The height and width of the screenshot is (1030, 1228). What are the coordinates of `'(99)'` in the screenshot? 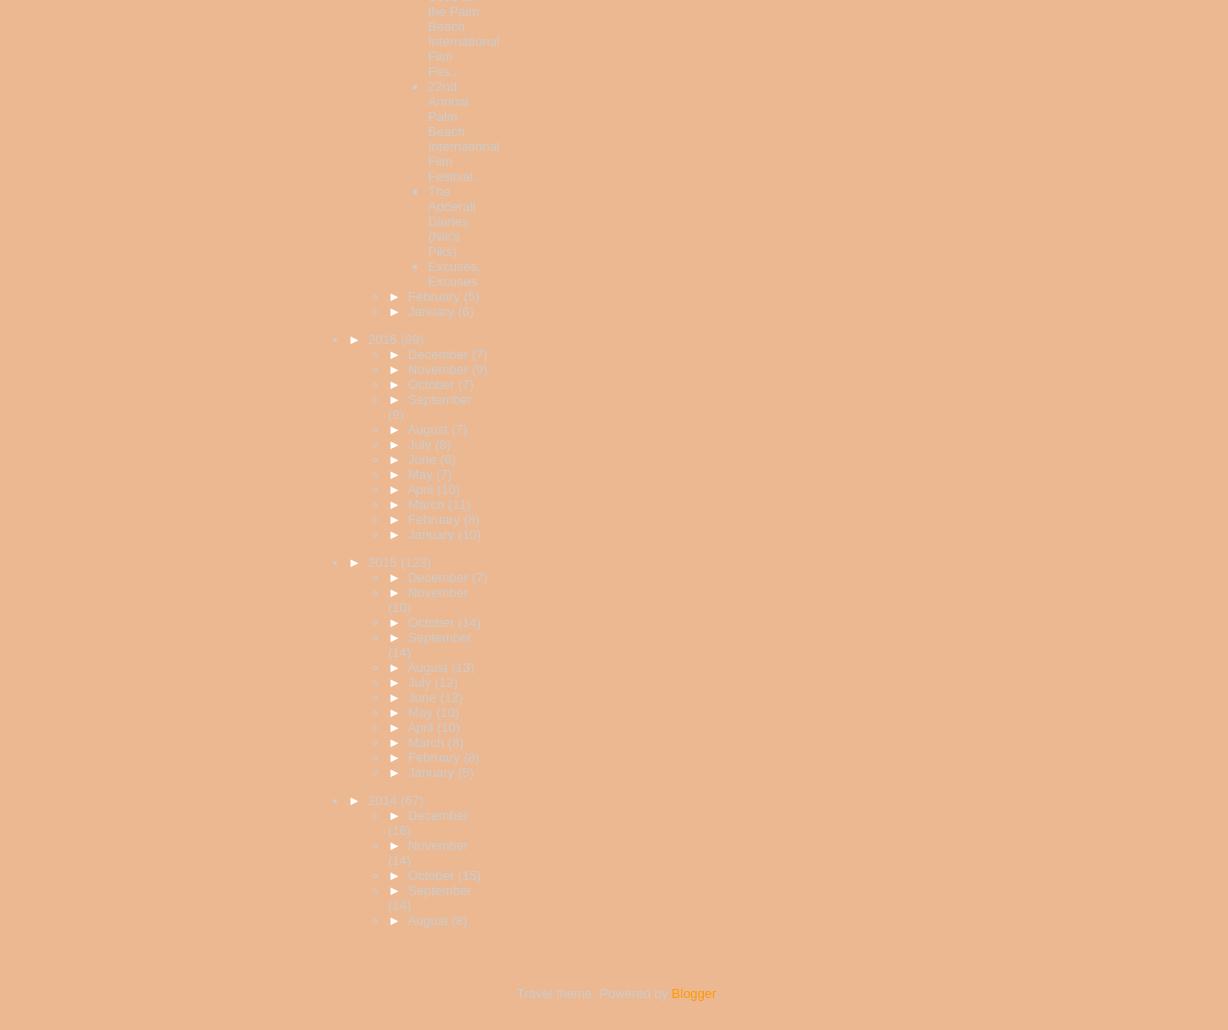 It's located at (411, 338).